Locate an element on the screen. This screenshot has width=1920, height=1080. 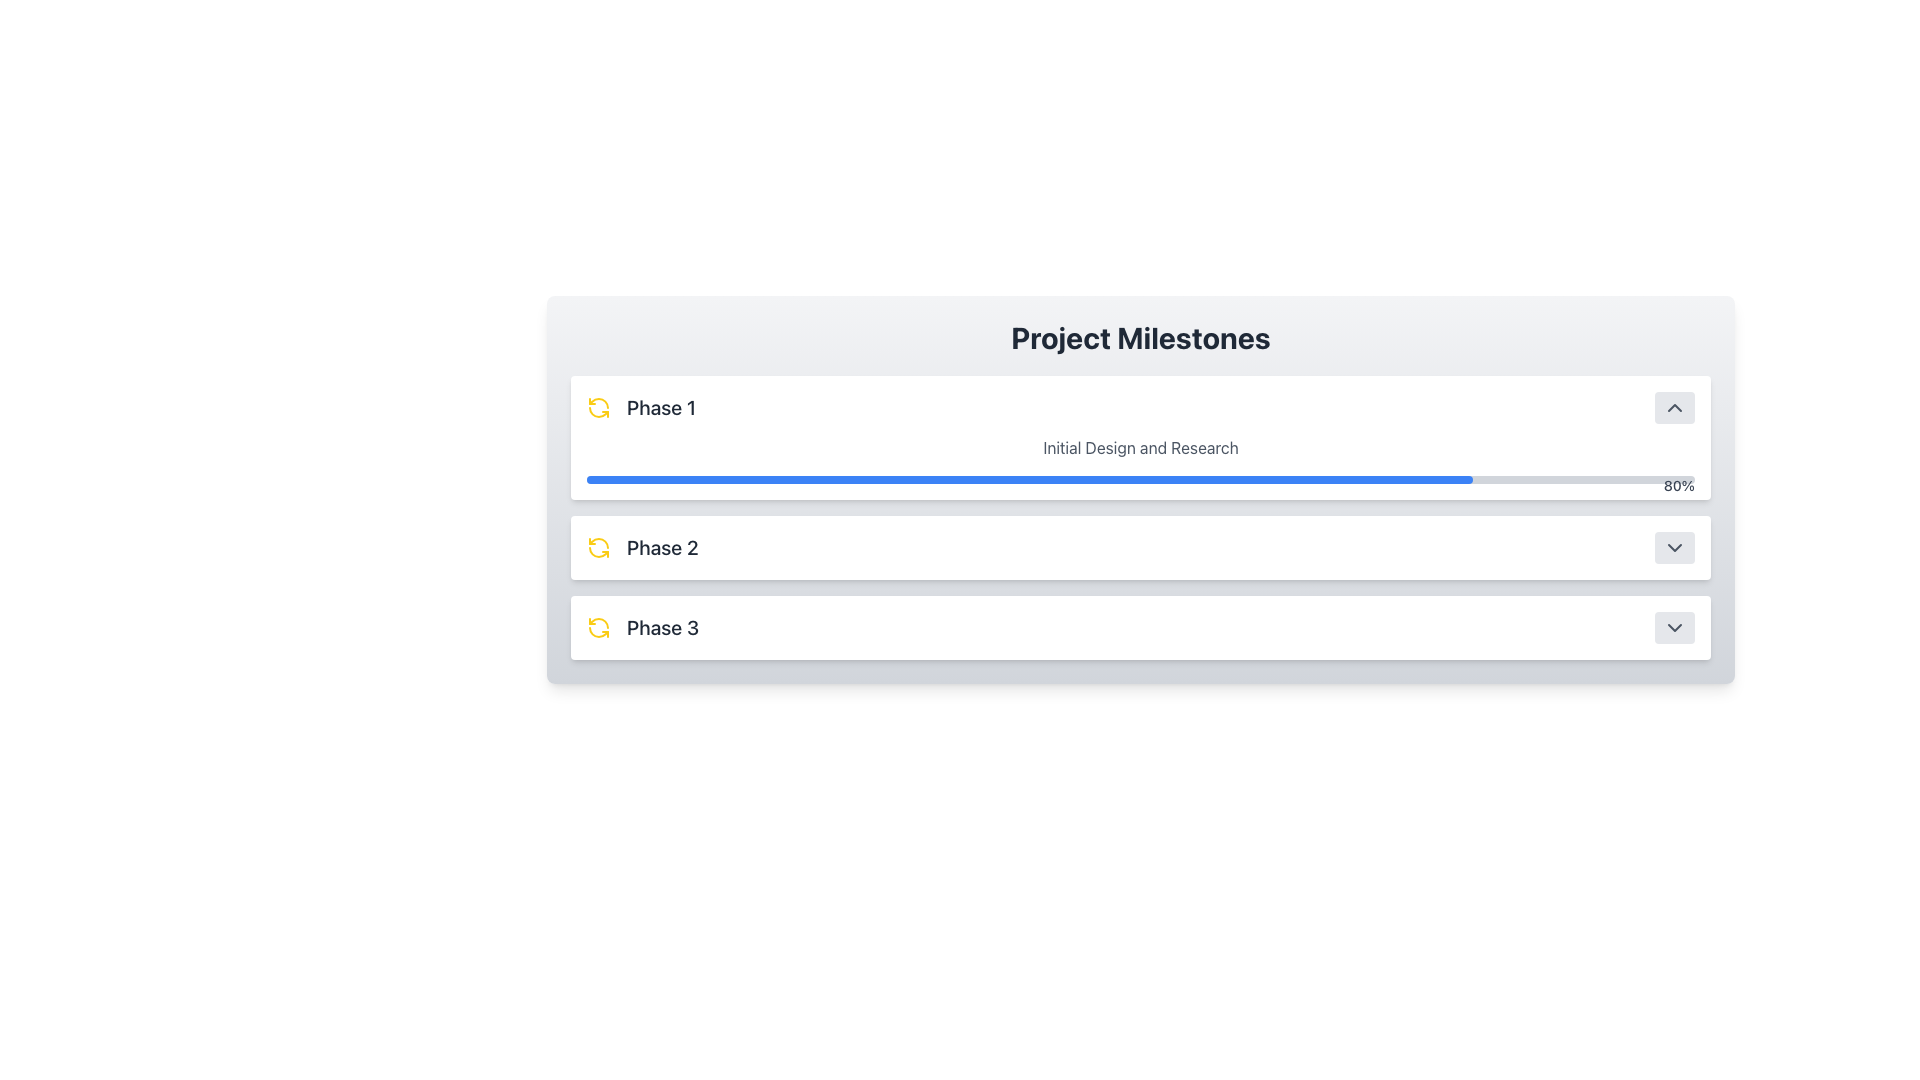
the downward-pointing chevron icon within the rounded rectangular button located to the far right of the 'Phase 3' row in the vertical milestone list is located at coordinates (1675, 627).